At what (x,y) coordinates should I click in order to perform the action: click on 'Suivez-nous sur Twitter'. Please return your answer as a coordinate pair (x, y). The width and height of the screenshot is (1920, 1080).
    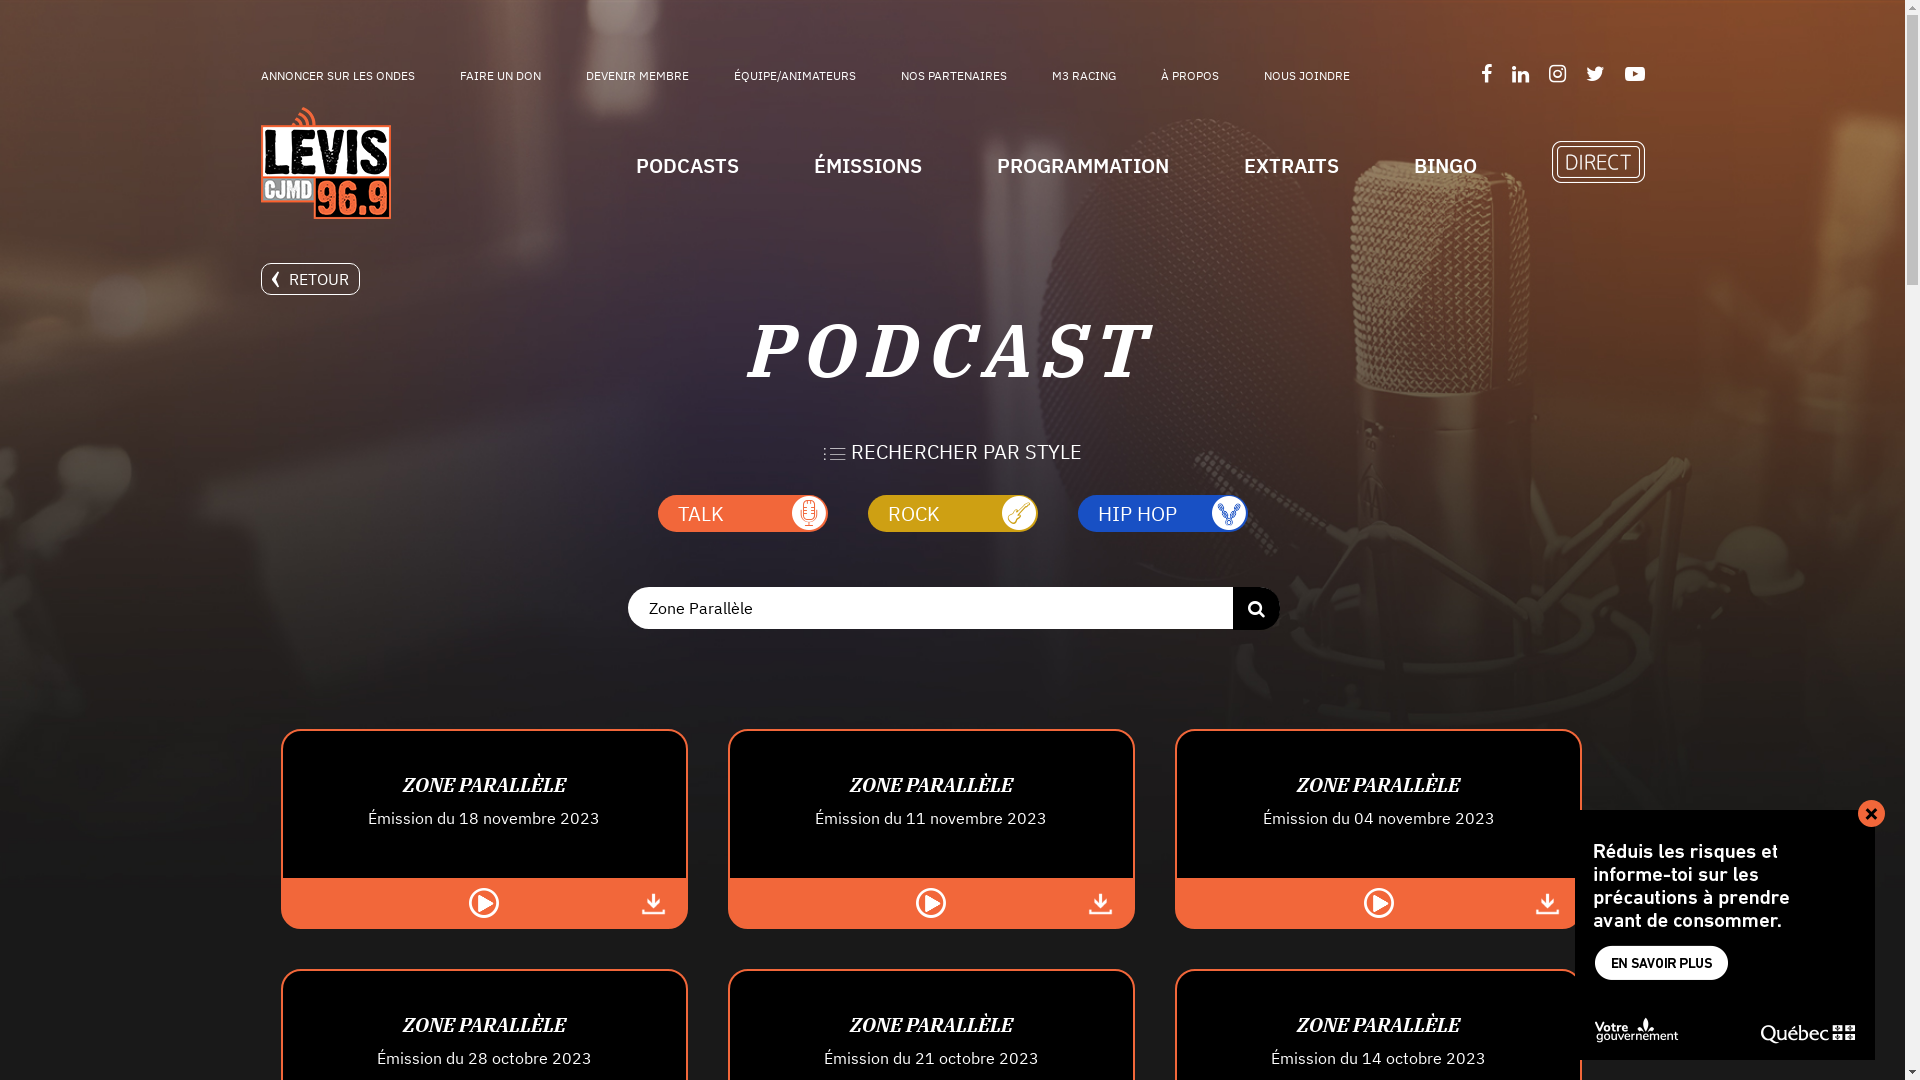
    Looking at the image, I should click on (1594, 72).